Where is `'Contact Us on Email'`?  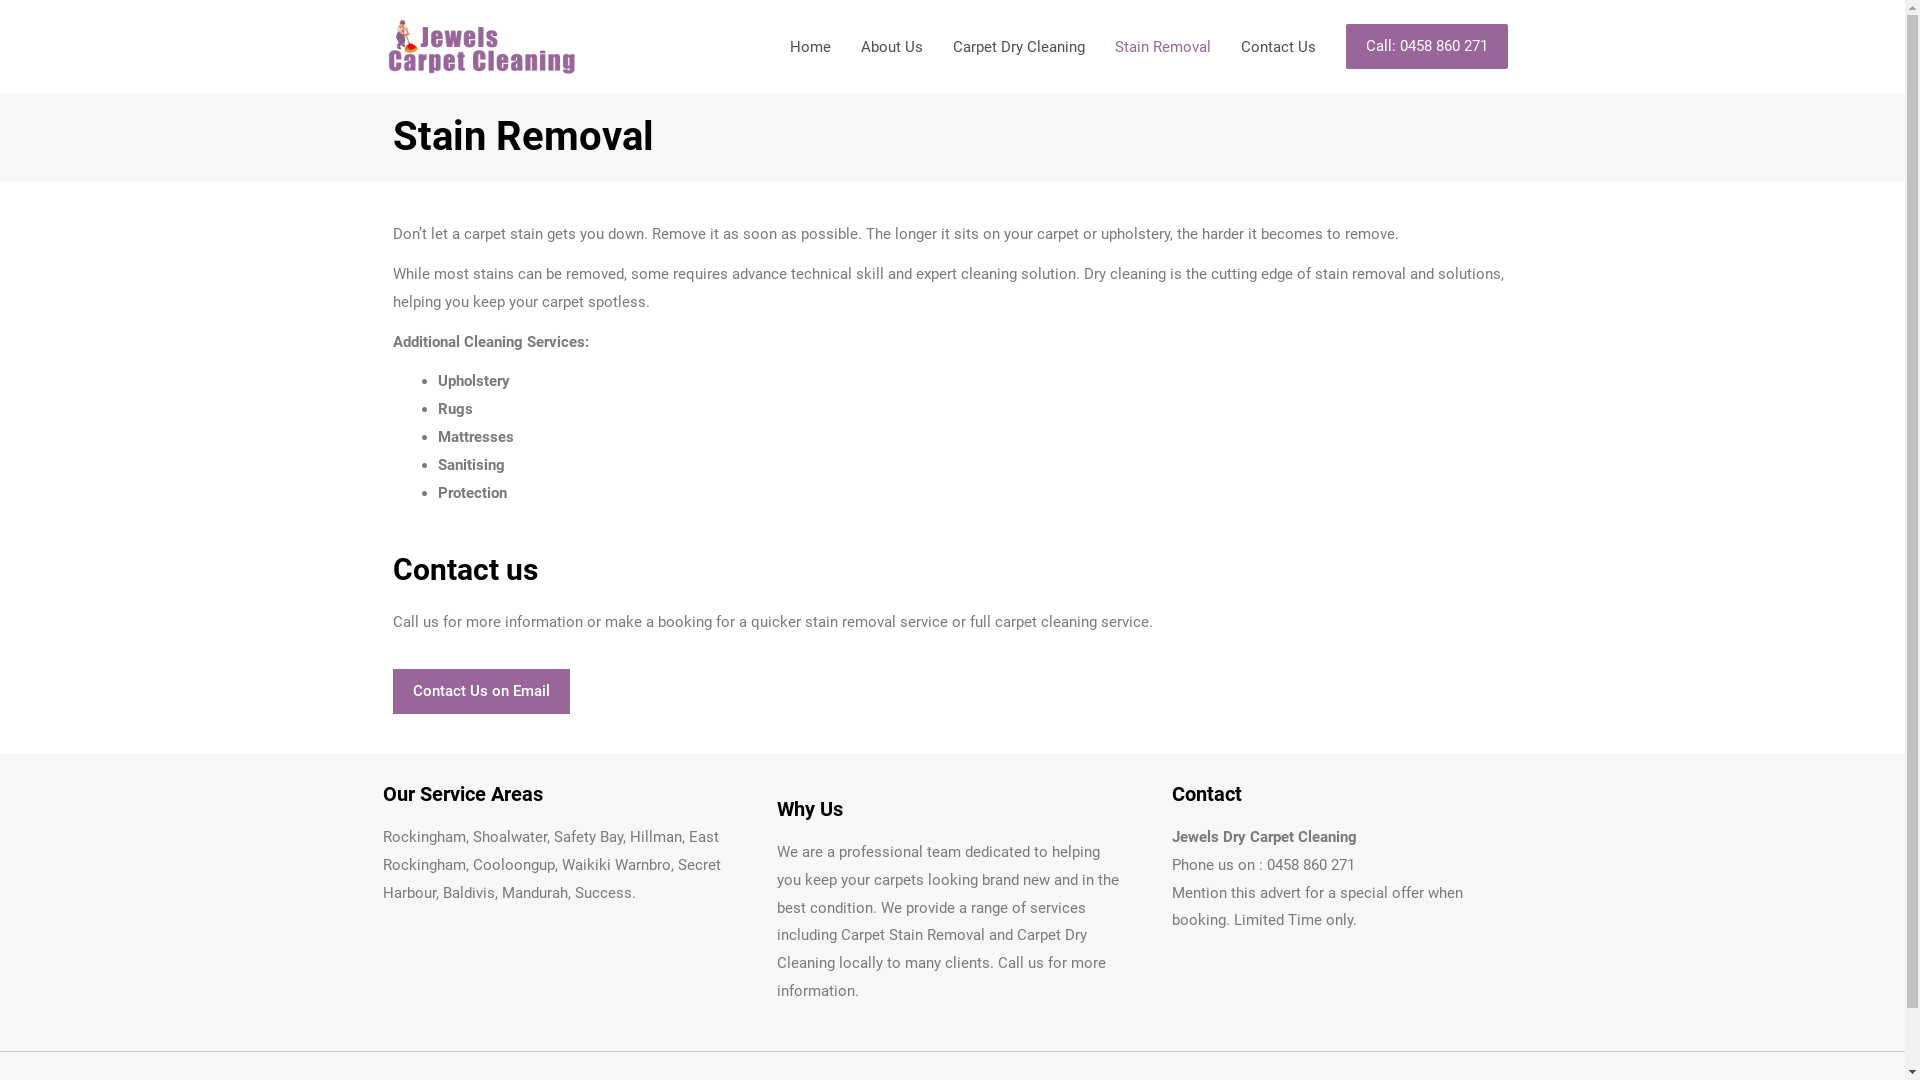
'Contact Us on Email' is located at coordinates (480, 690).